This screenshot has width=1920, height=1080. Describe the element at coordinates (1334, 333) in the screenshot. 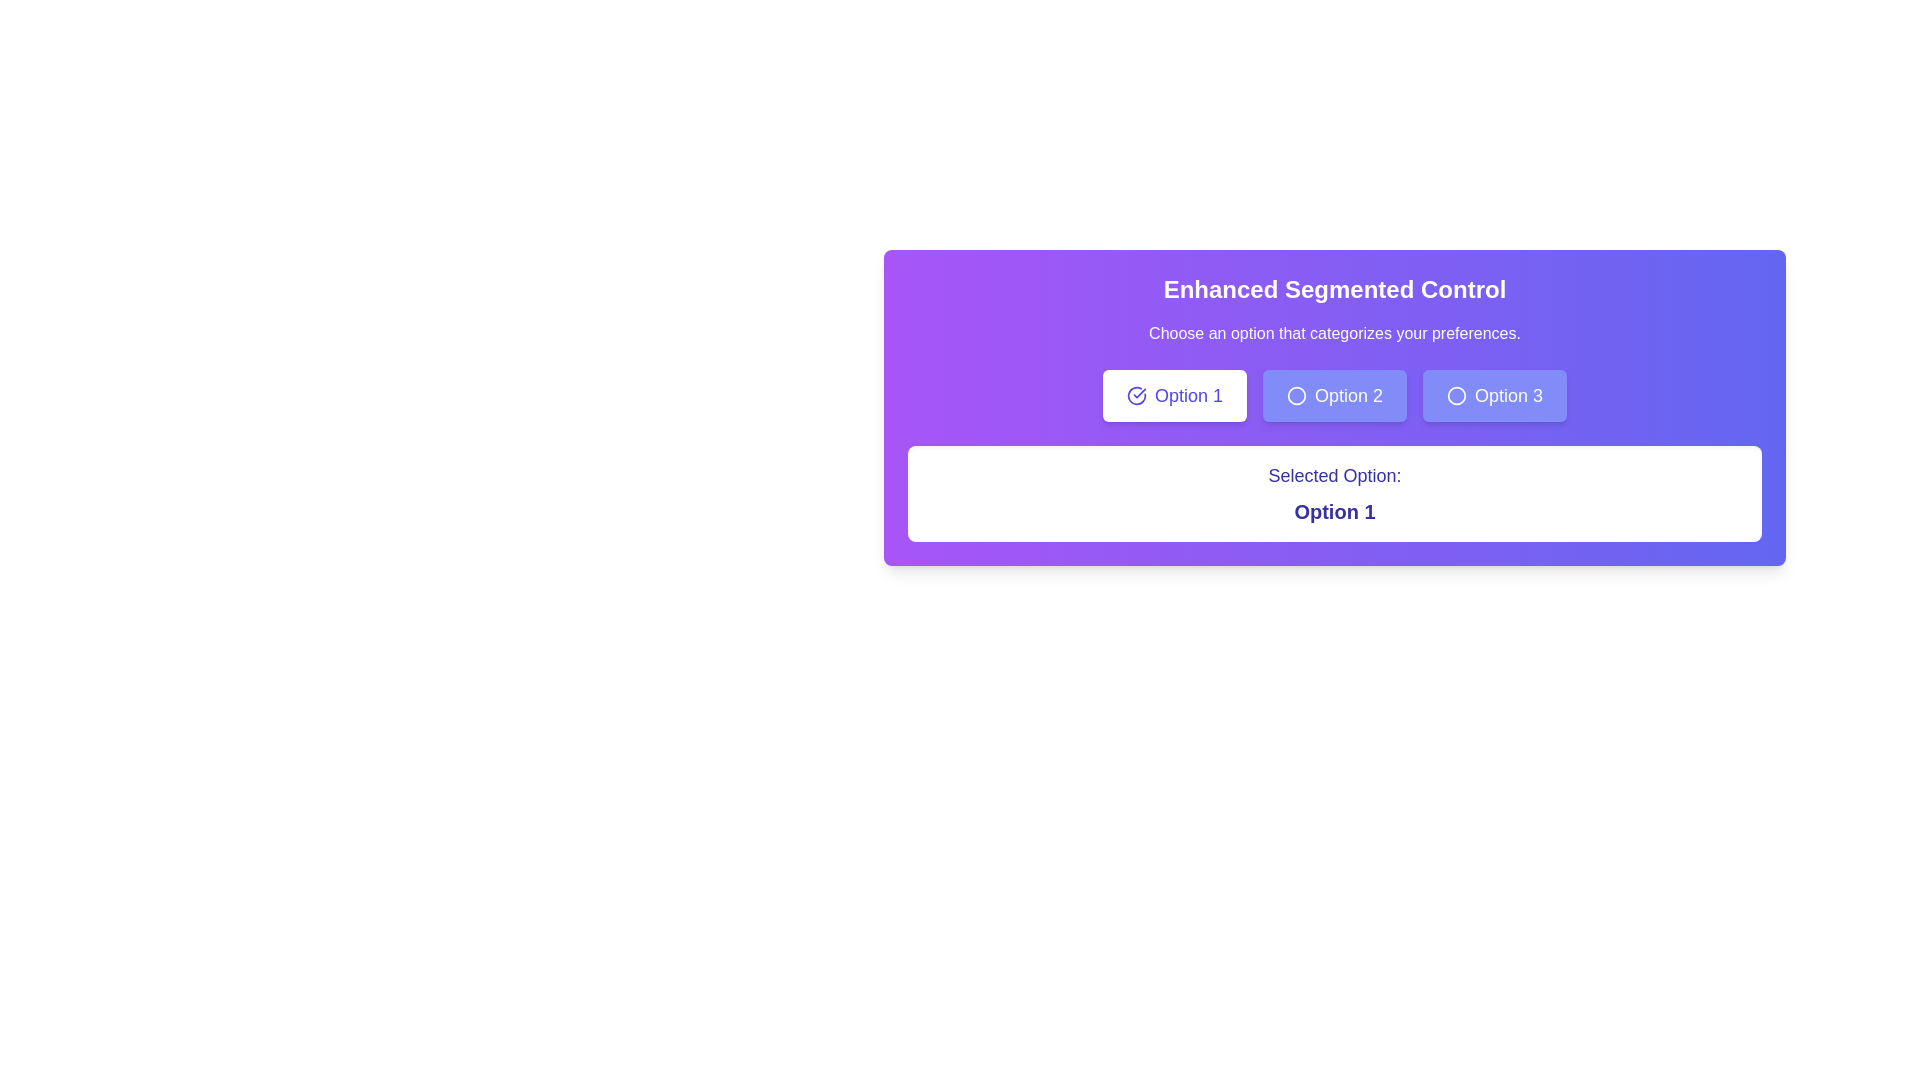

I see `the text label that provides context for the options below the title 'Enhanced Segmented Control'` at that location.